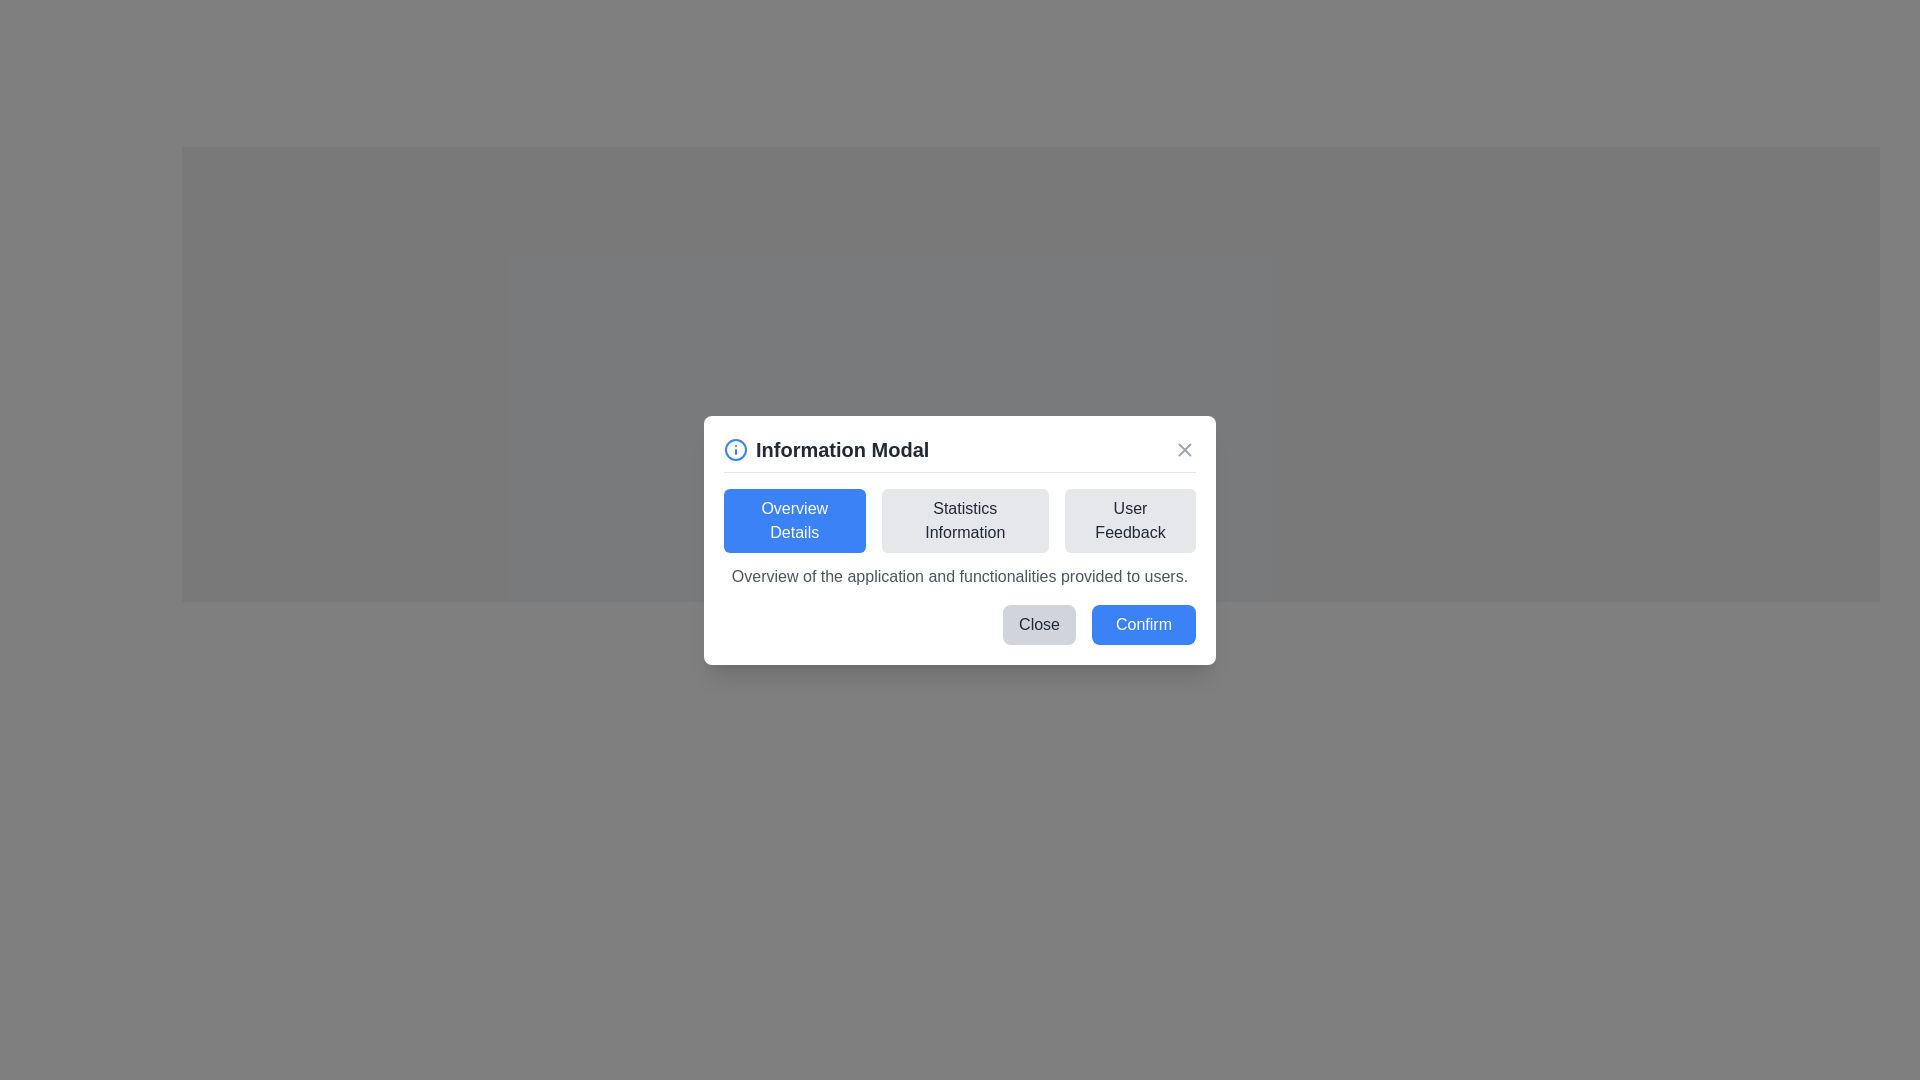  I want to click on the blue circle shape in the SVG graphic, which is the outermost border of the icon located to the left of the 'Information Modal' title in the modal header, so click(734, 448).